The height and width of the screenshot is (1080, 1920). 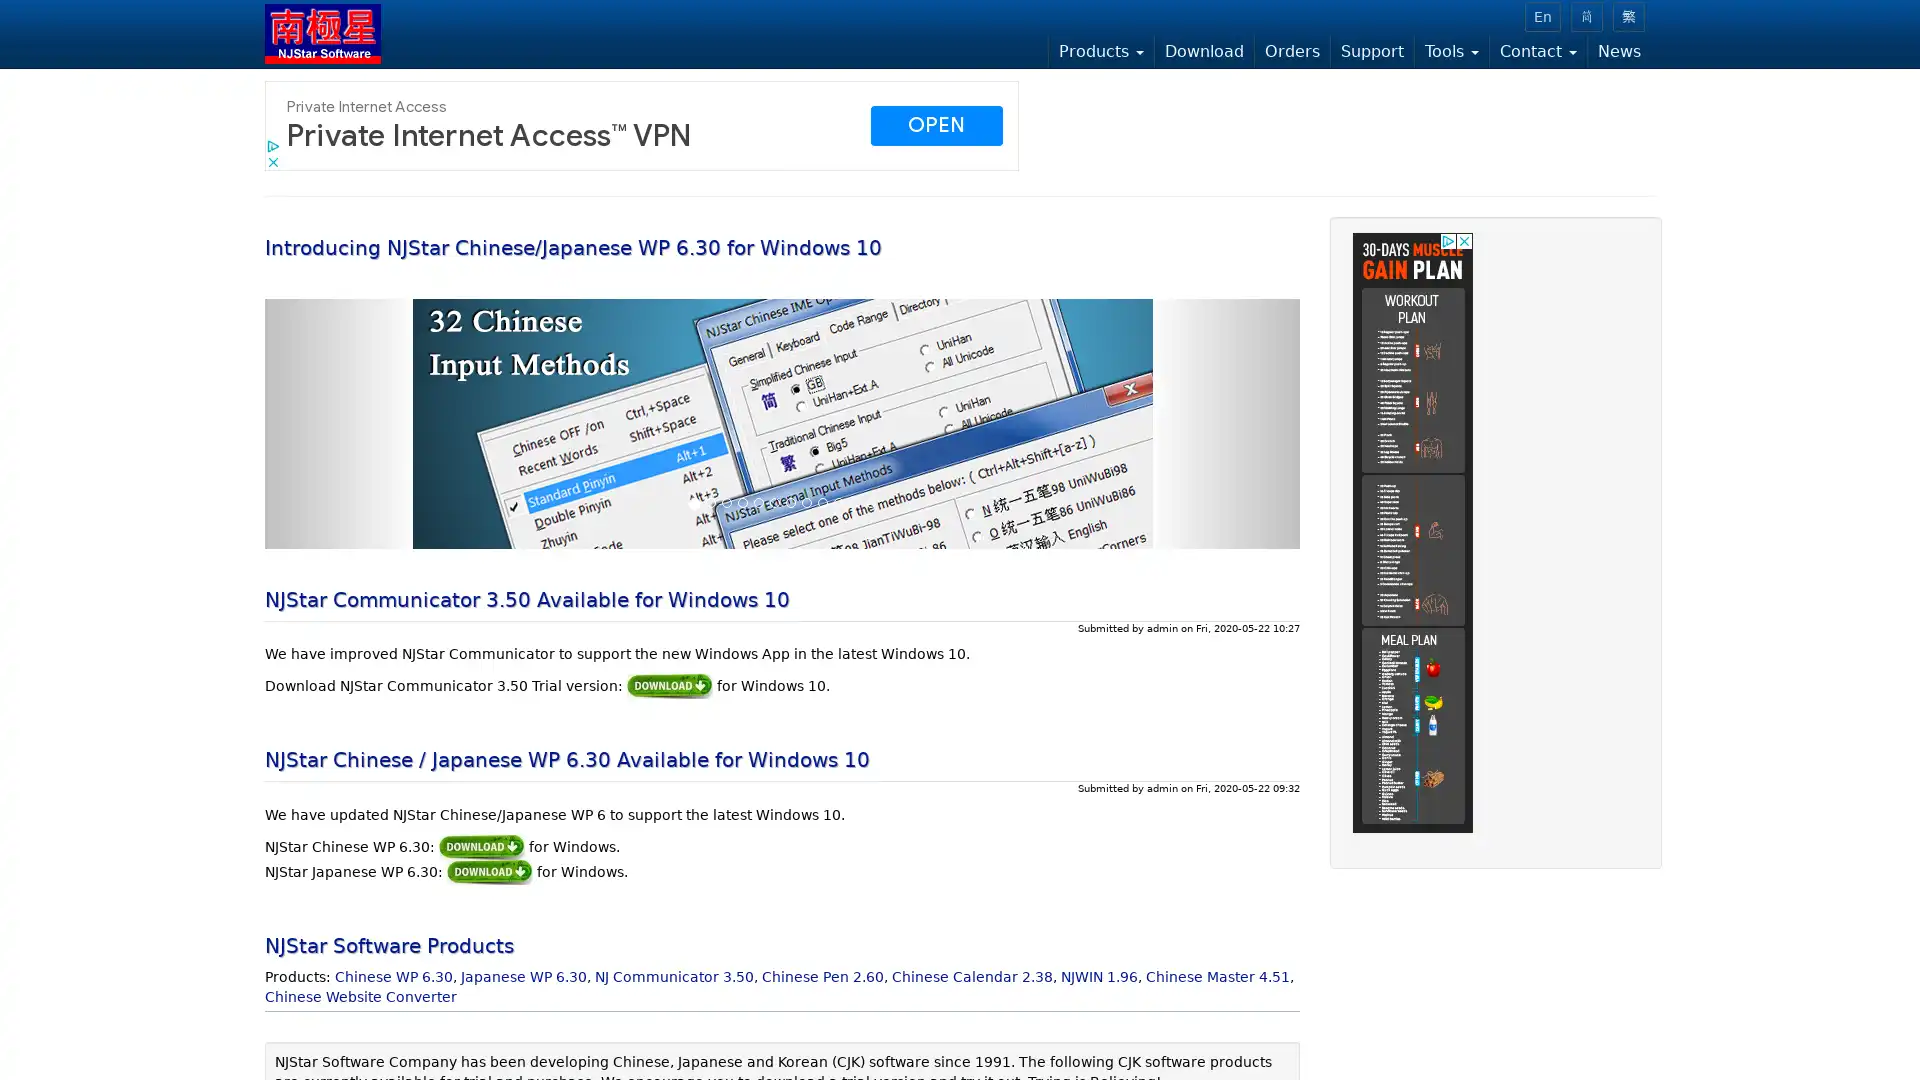 I want to click on Next, so click(x=1221, y=423).